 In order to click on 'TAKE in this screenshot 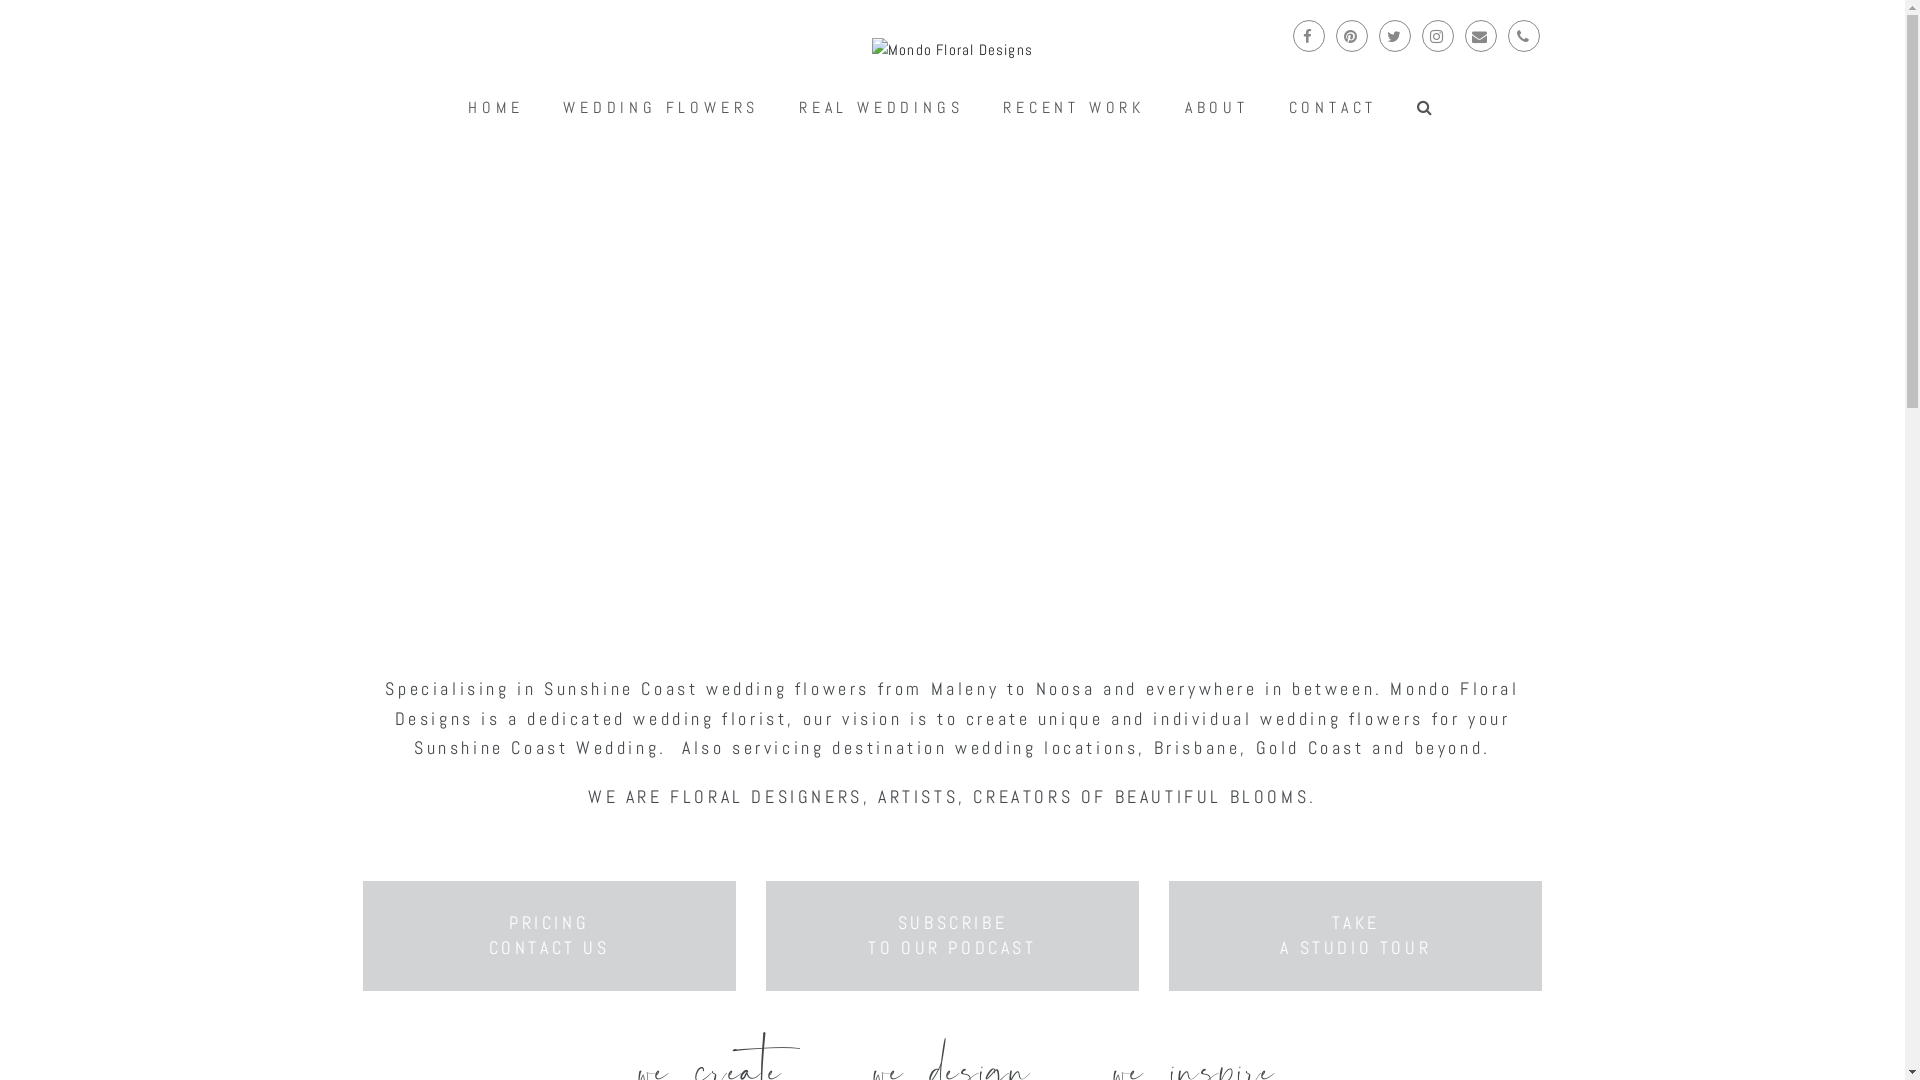, I will do `click(1355, 934)`.